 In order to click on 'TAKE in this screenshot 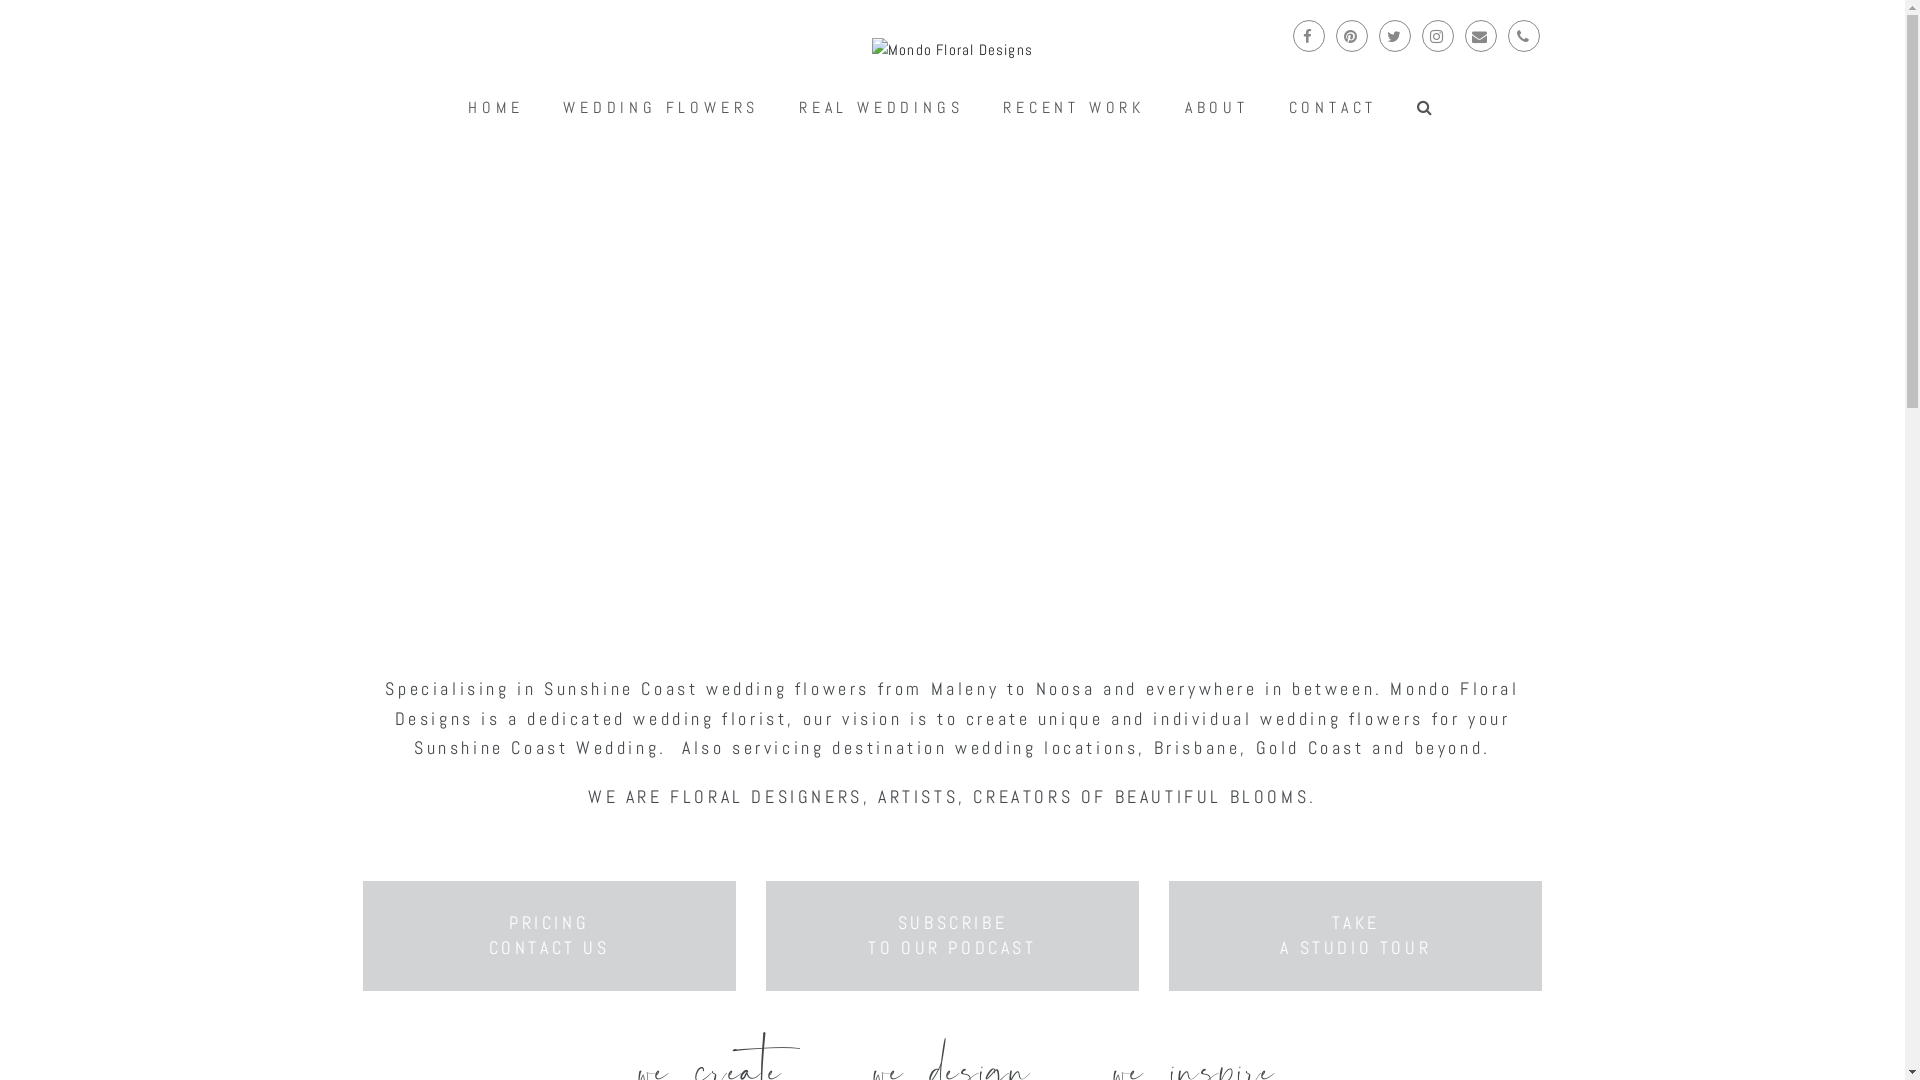, I will do `click(1355, 934)`.